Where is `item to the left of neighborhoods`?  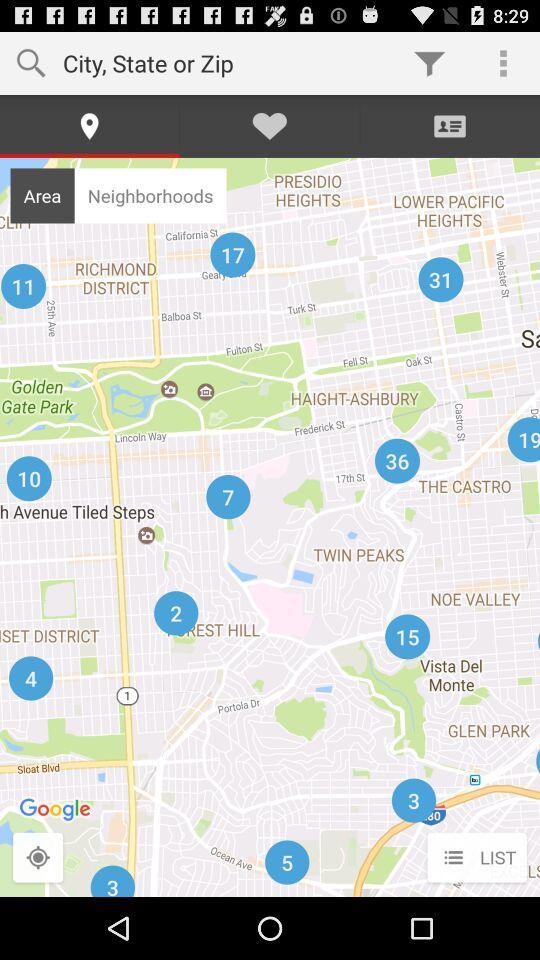 item to the left of neighborhoods is located at coordinates (42, 195).